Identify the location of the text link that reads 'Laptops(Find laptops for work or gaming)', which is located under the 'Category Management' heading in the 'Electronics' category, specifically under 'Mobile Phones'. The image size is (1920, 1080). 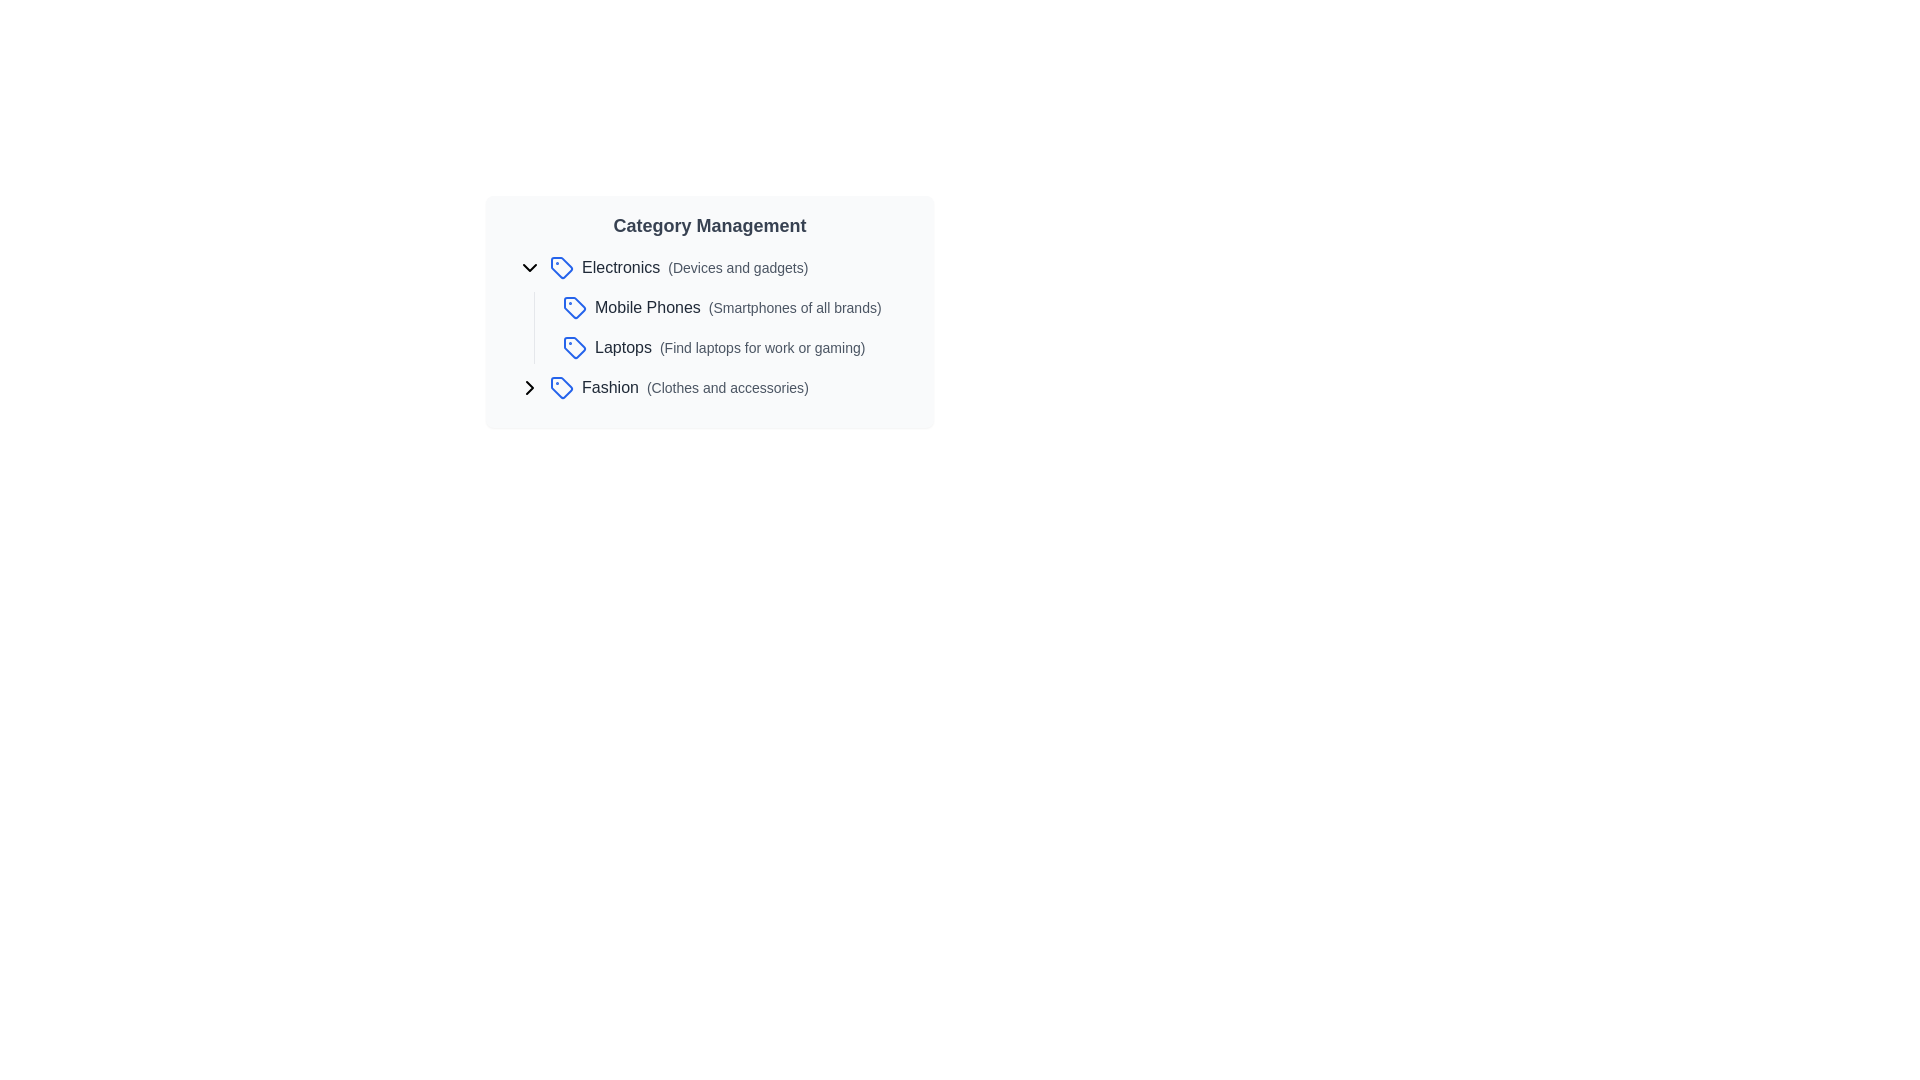
(729, 346).